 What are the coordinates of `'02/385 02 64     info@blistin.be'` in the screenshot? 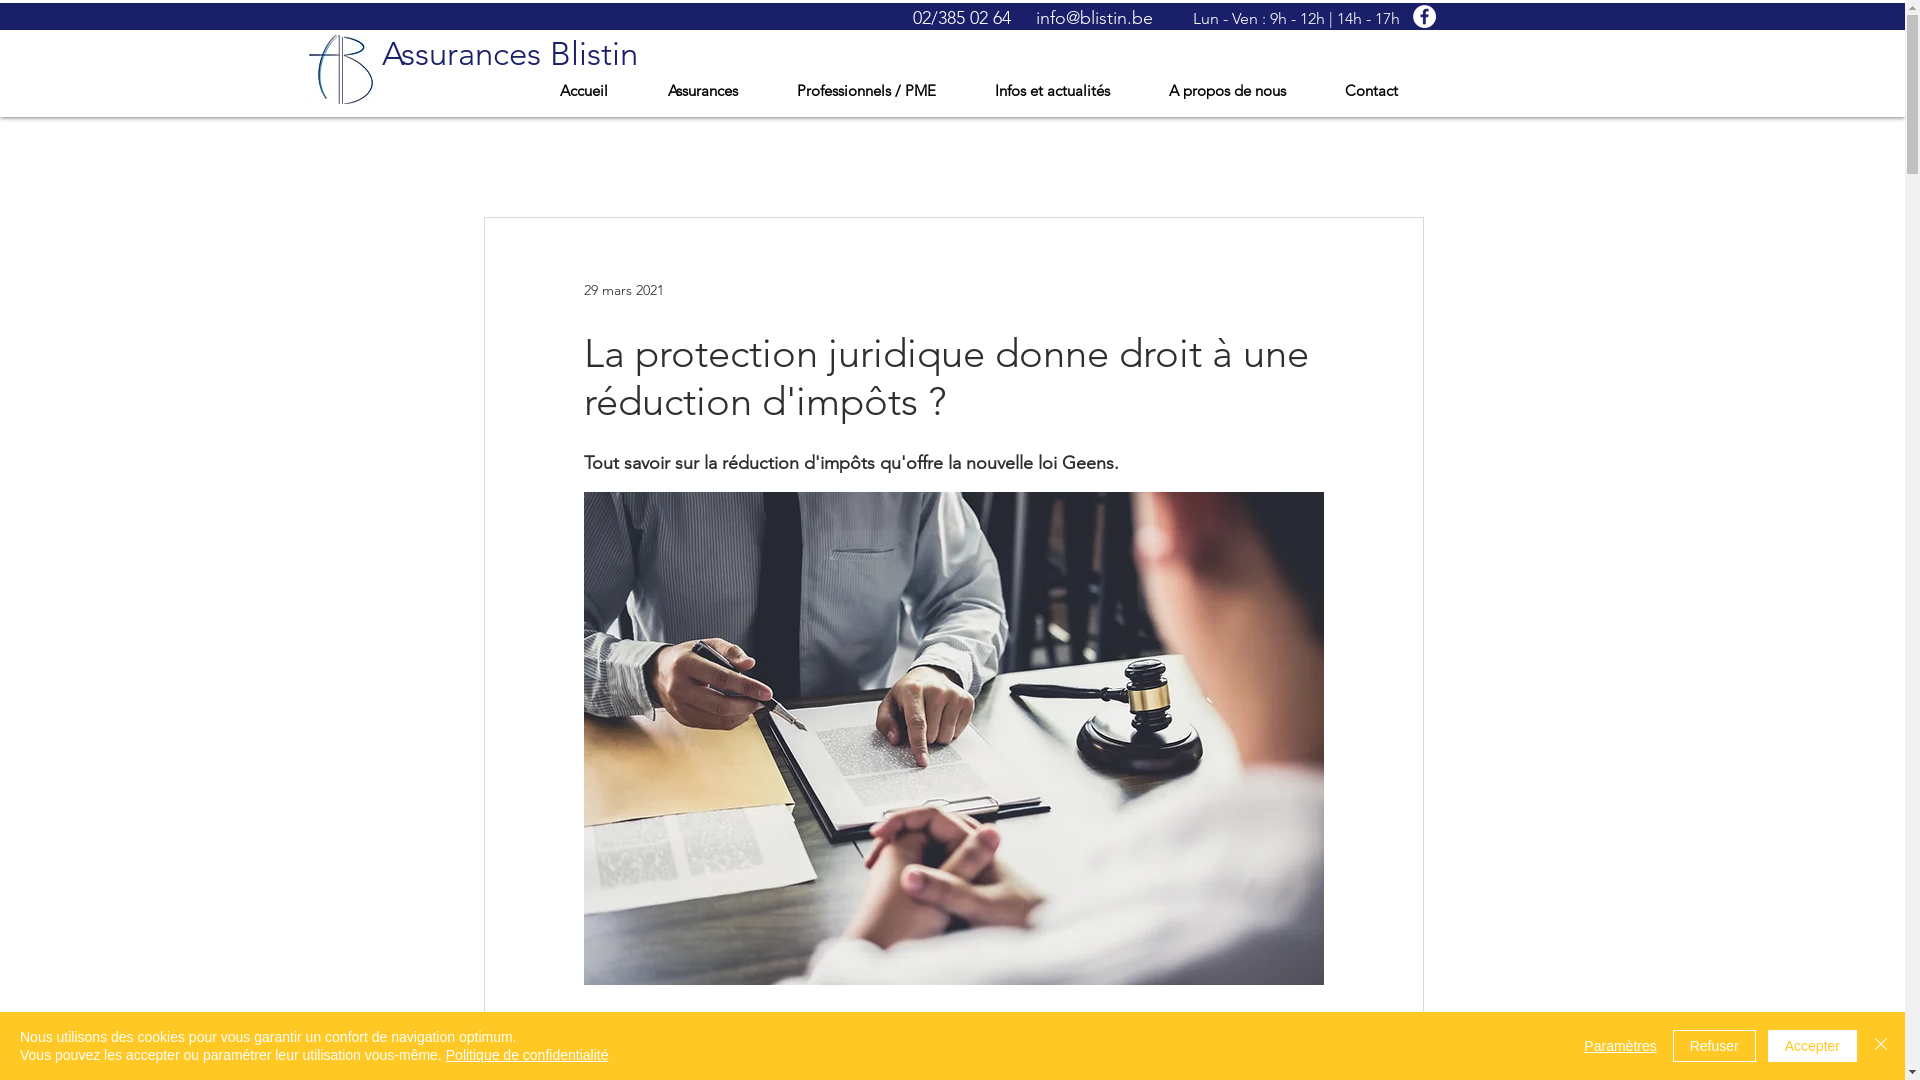 It's located at (1032, 18).